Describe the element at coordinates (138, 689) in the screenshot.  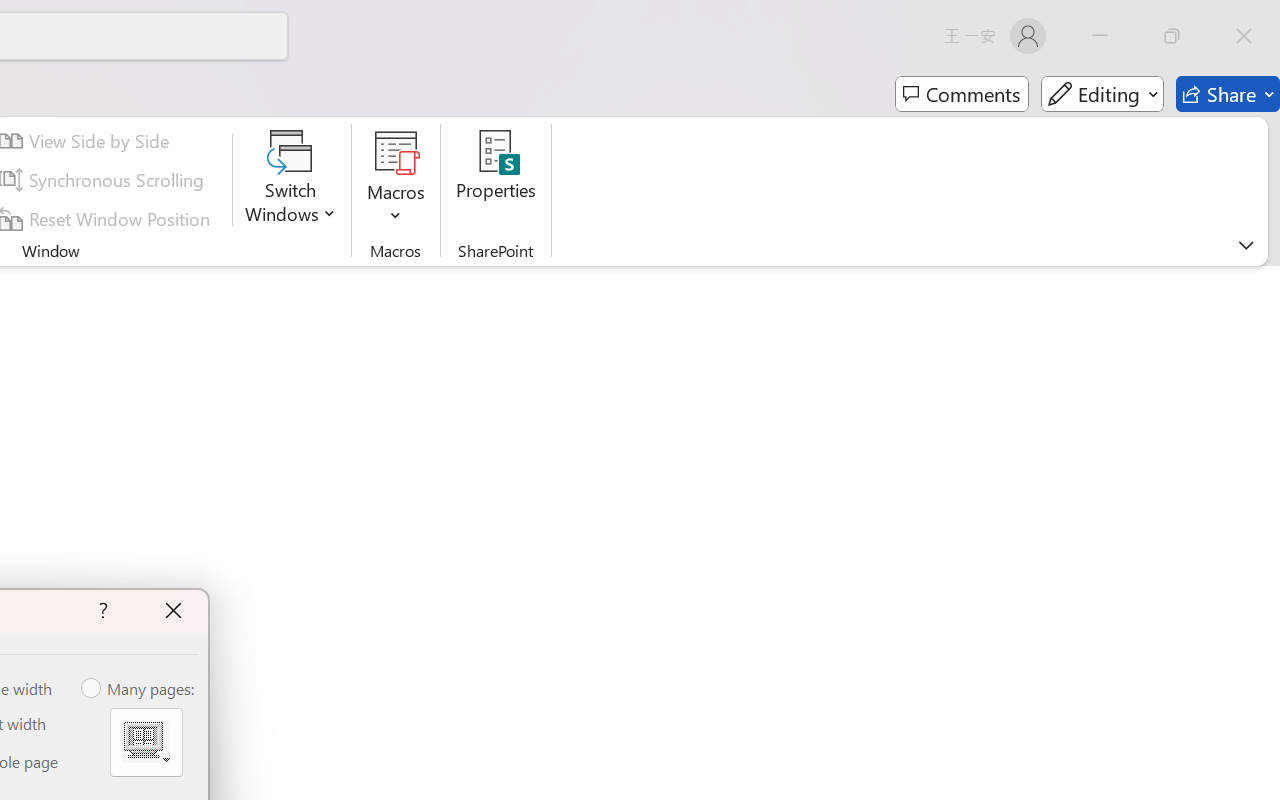
I see `'Many pages:'` at that location.